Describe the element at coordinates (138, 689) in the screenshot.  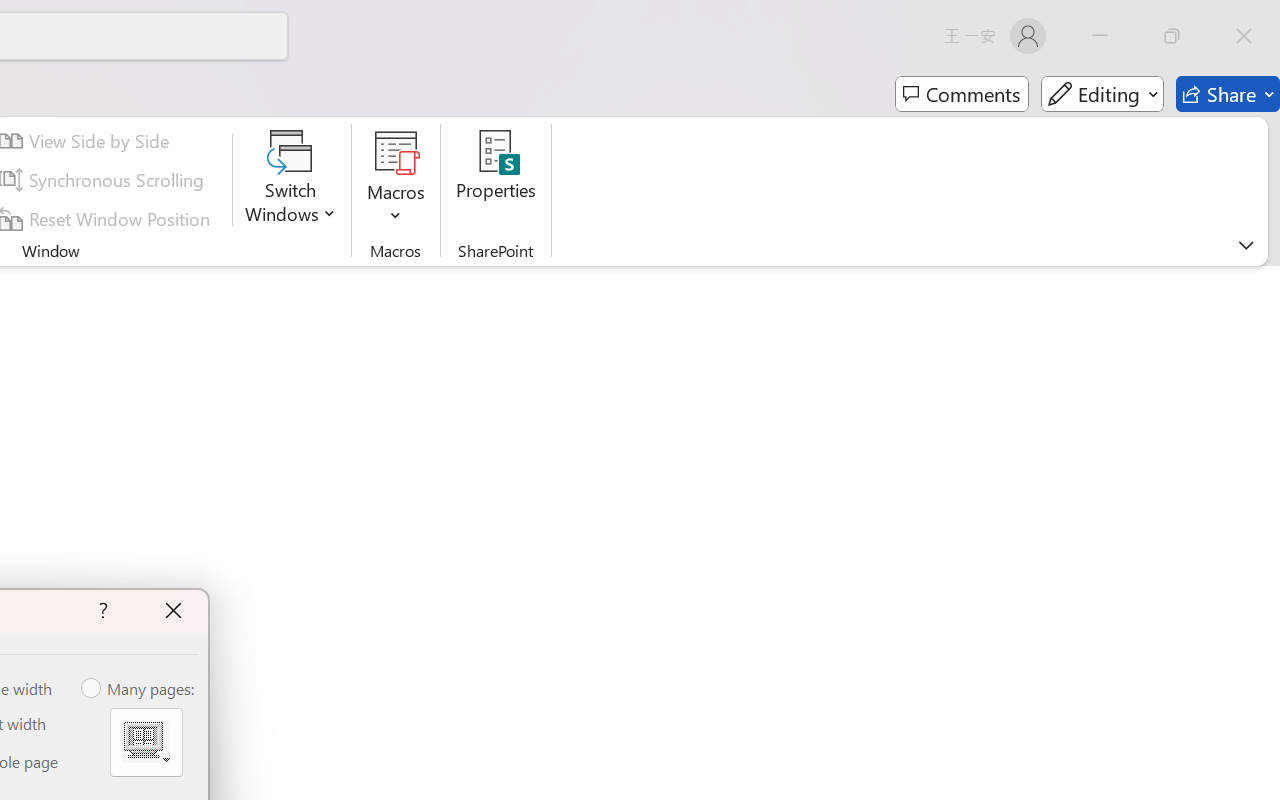
I see `'Many pages:'` at that location.